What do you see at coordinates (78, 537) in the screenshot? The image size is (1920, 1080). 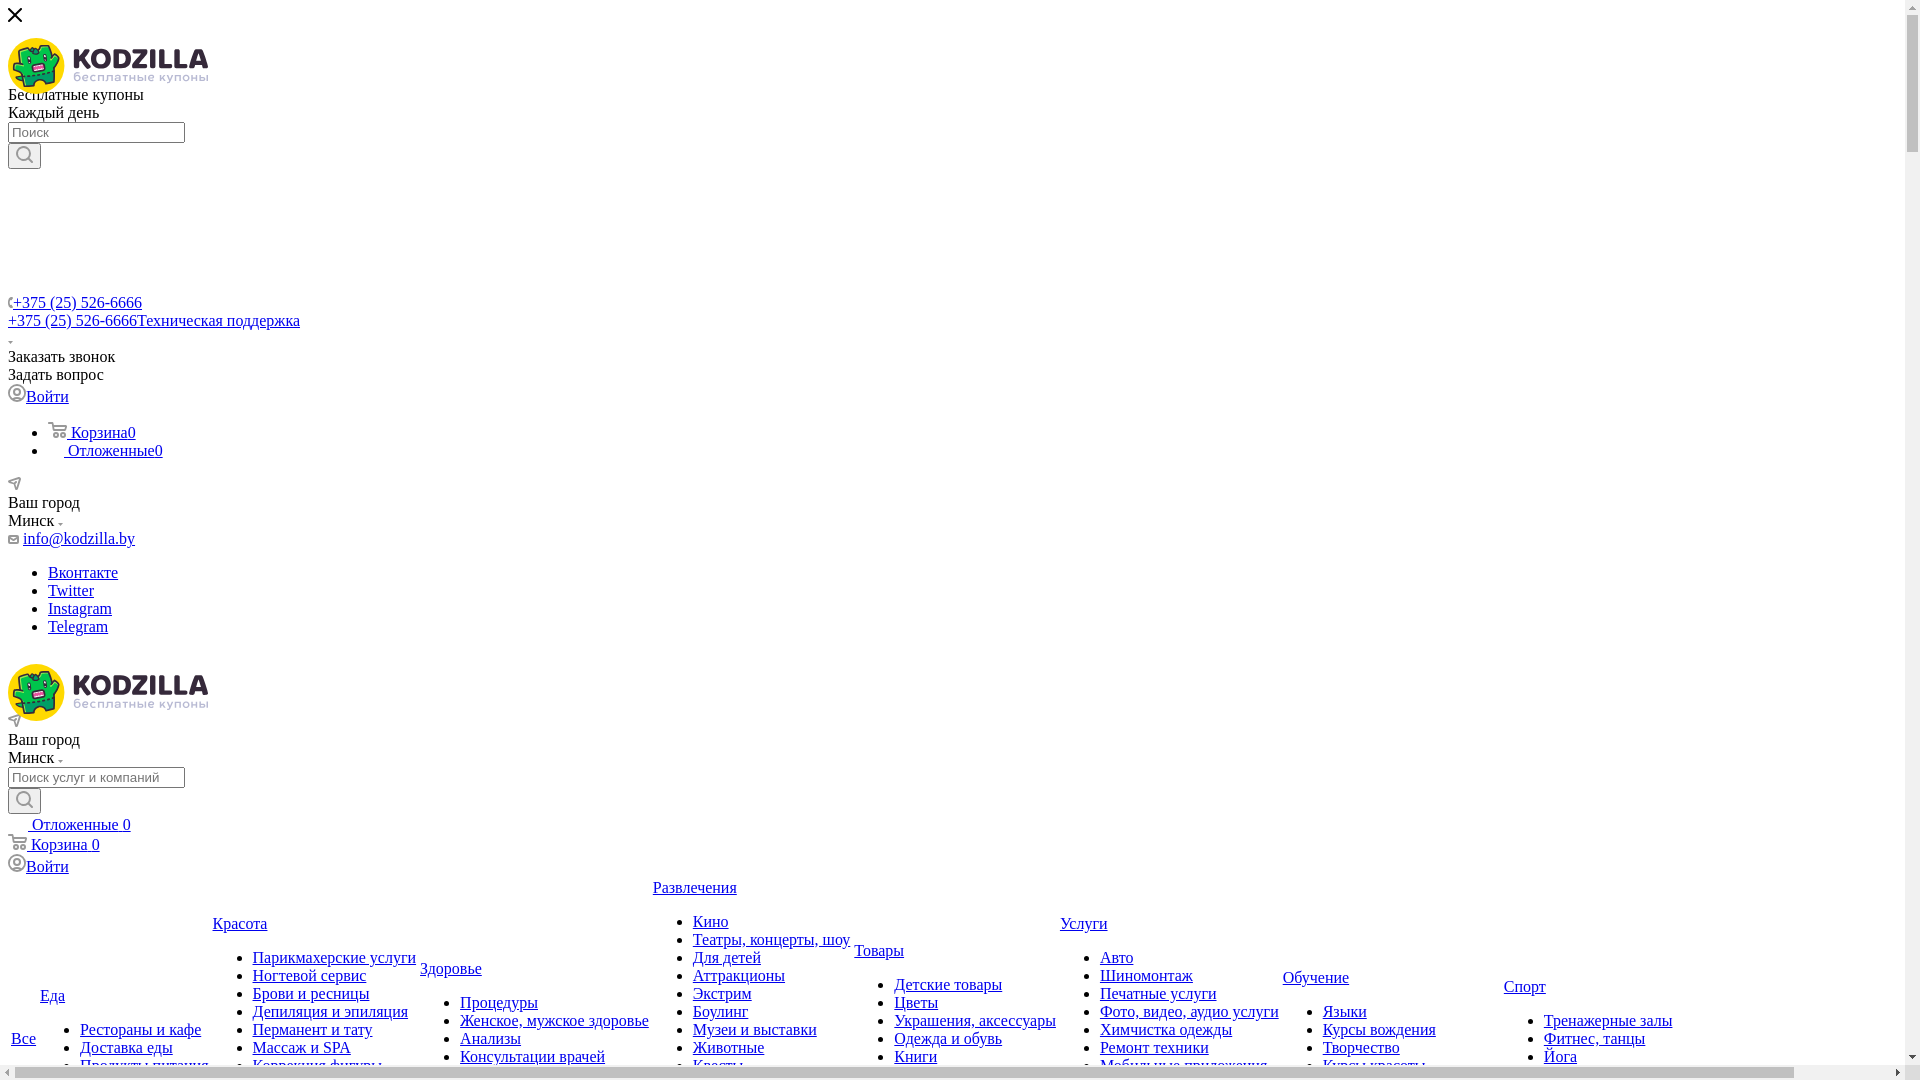 I see `'info@kodzilla.by'` at bounding box center [78, 537].